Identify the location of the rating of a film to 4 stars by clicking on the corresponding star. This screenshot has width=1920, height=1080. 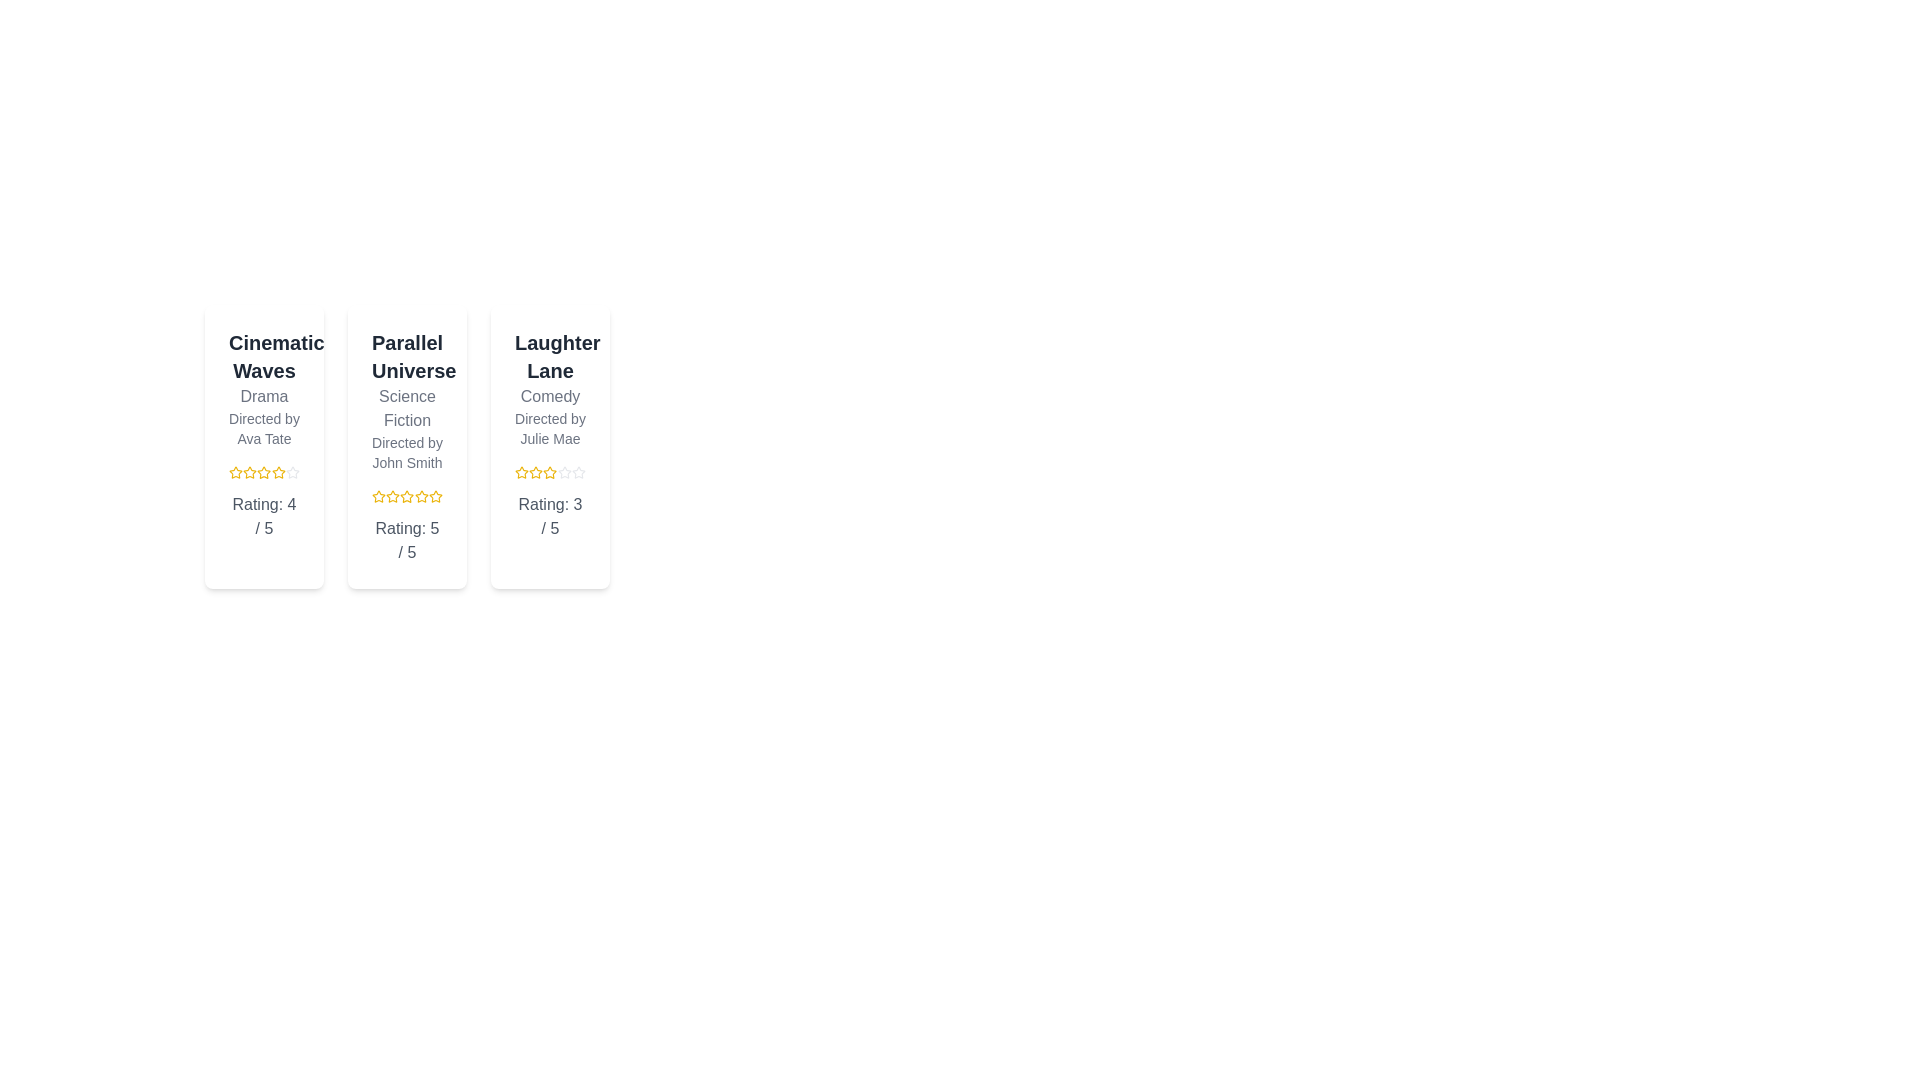
(277, 473).